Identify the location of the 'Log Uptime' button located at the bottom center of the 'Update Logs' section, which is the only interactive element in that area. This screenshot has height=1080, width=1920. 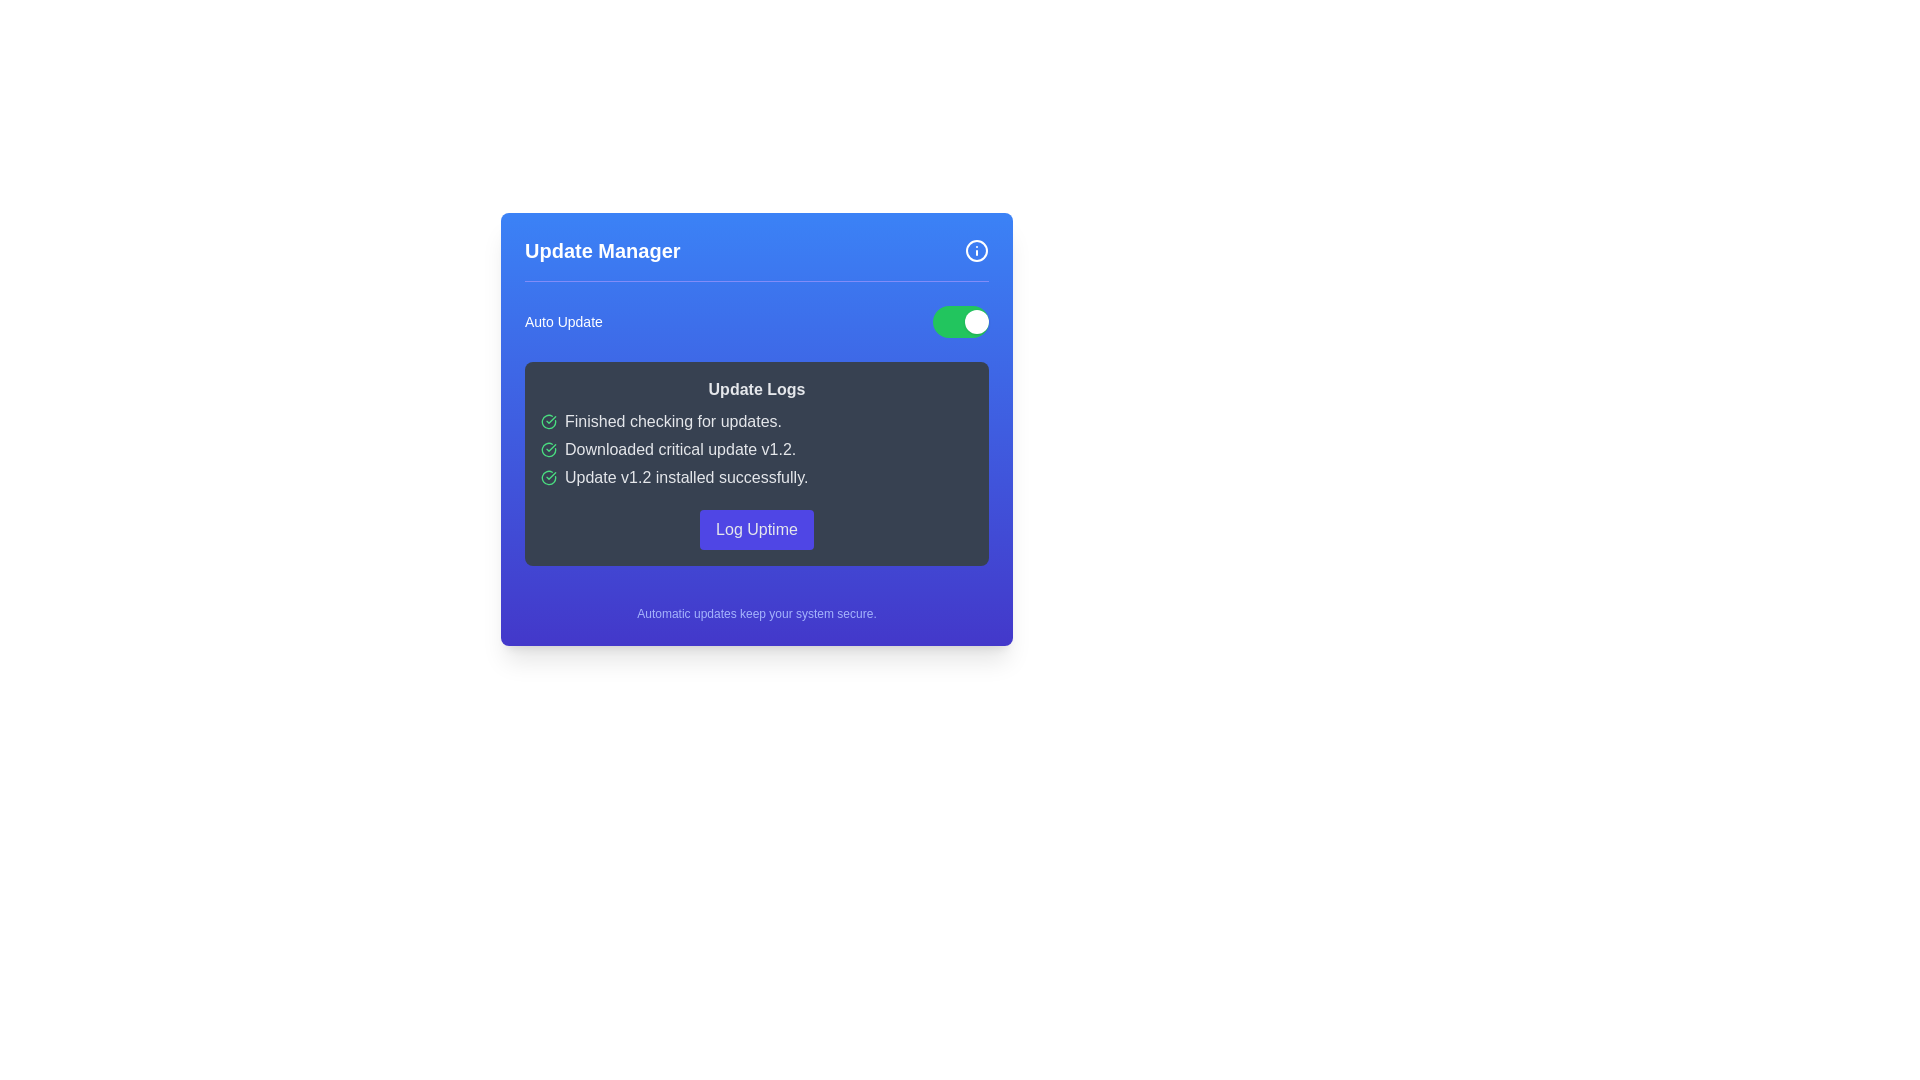
(756, 528).